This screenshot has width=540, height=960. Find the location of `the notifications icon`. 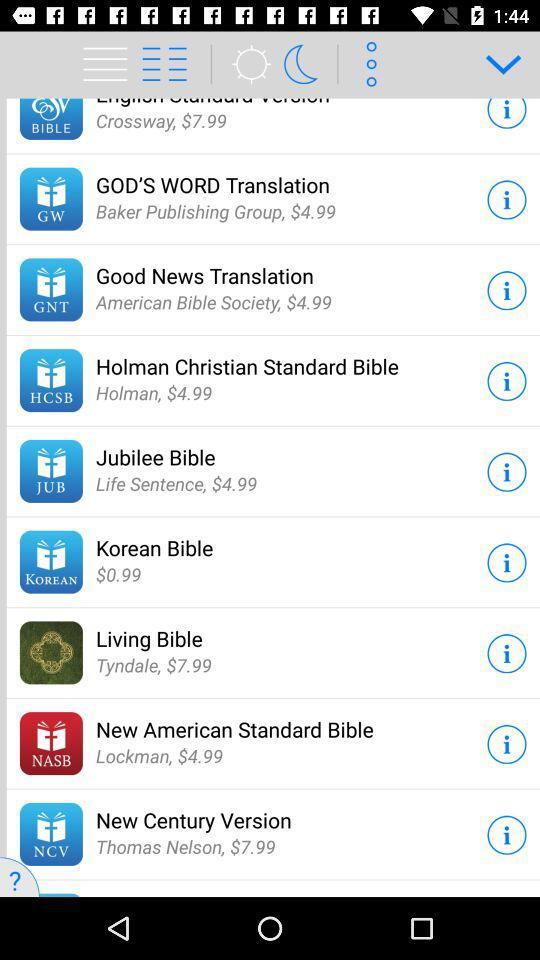

the notifications icon is located at coordinates (307, 64).